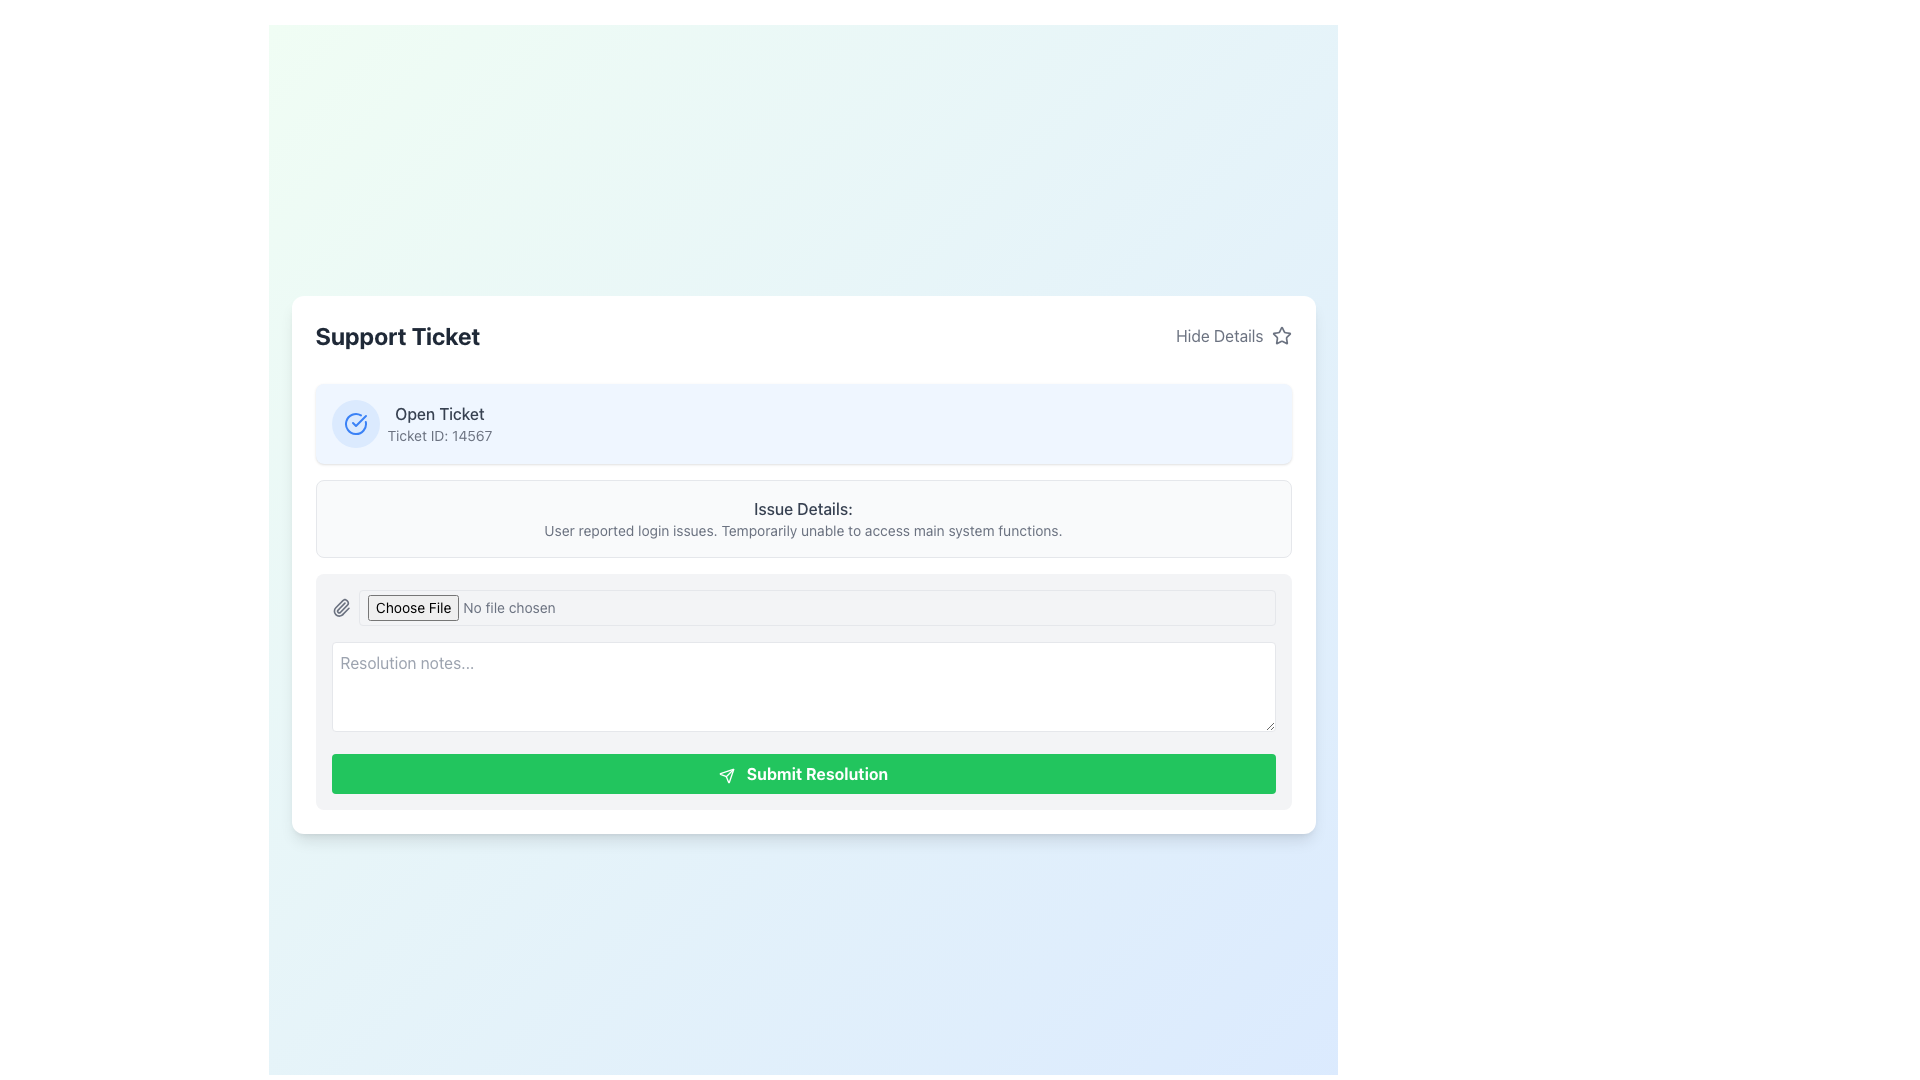  What do you see at coordinates (439, 434) in the screenshot?
I see `the static text displaying the unique identifier for the current ticket, located just below the 'Open Ticket' header in the top left of the layout` at bounding box center [439, 434].